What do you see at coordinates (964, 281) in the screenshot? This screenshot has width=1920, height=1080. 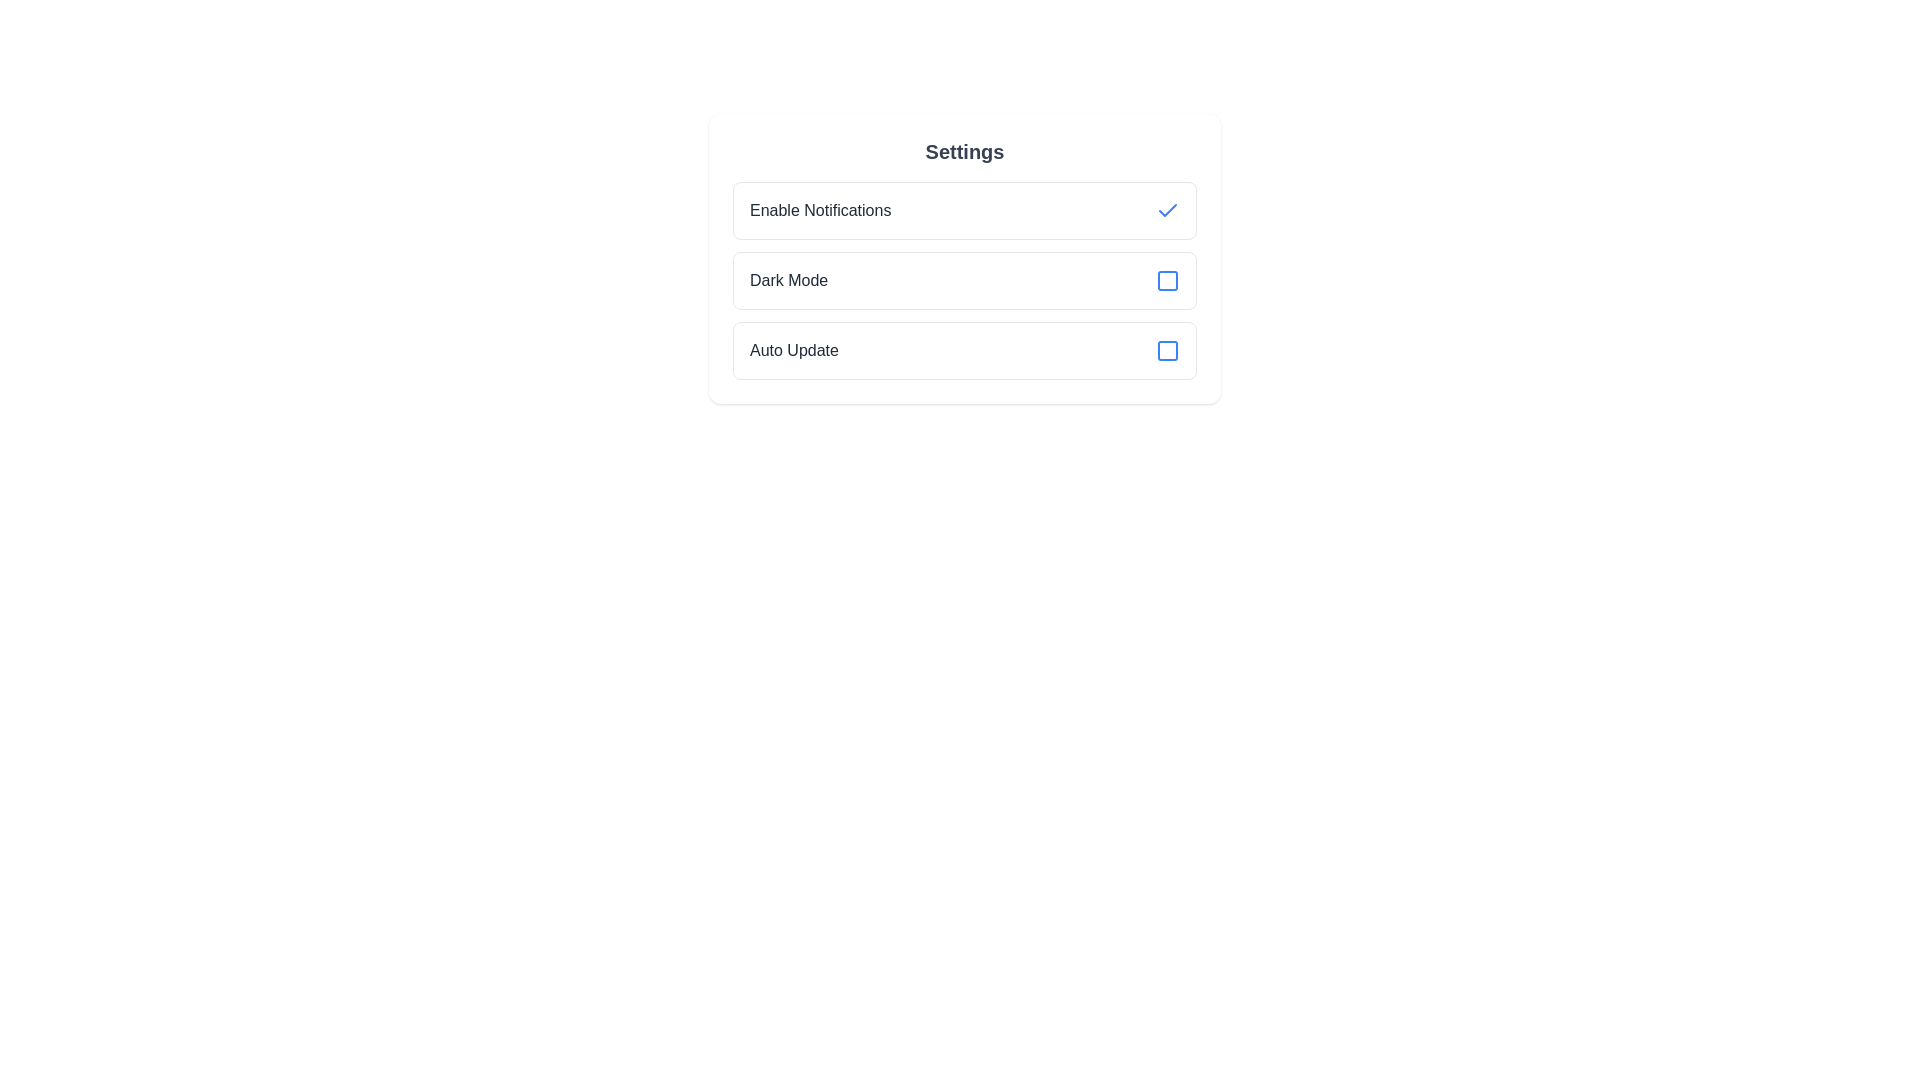 I see `the 'Dark Mode' toggleable list item` at bounding box center [964, 281].